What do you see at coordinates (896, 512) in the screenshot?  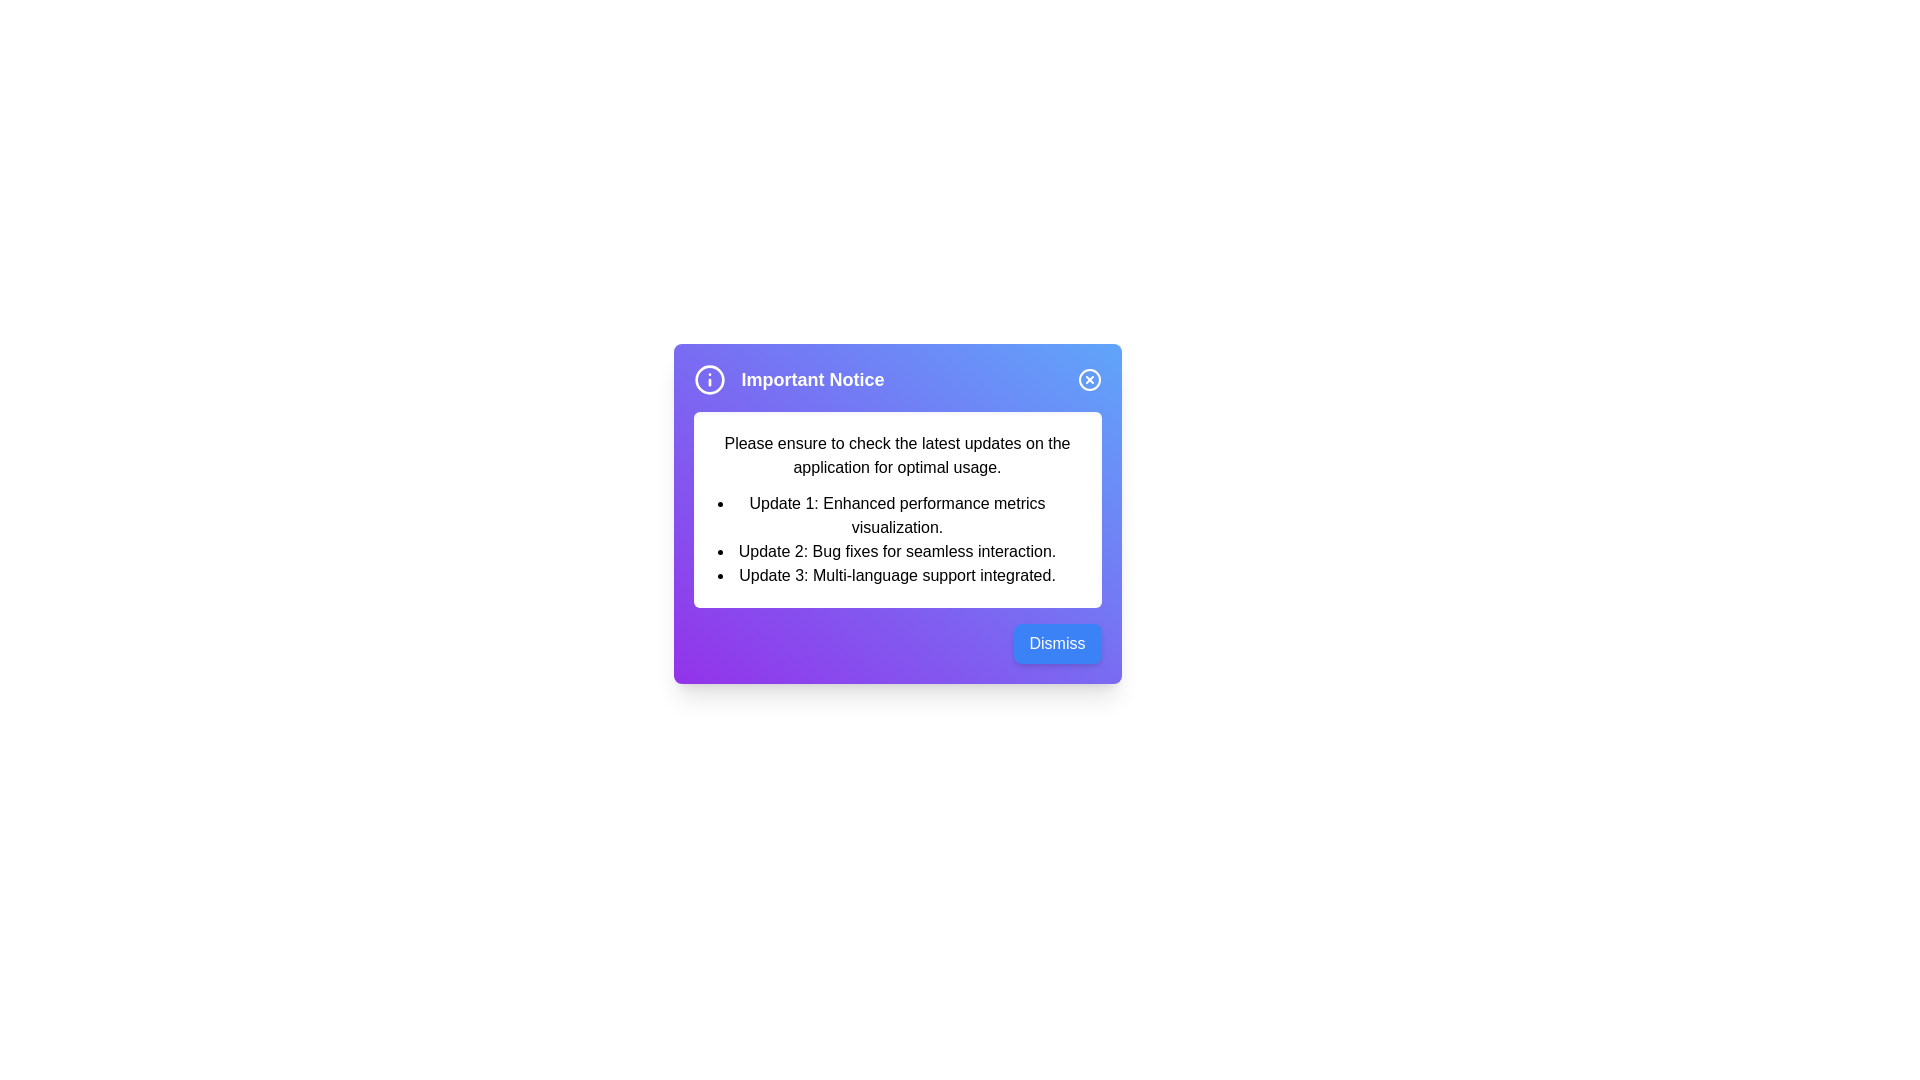 I see `the alert to open the context menu` at bounding box center [896, 512].